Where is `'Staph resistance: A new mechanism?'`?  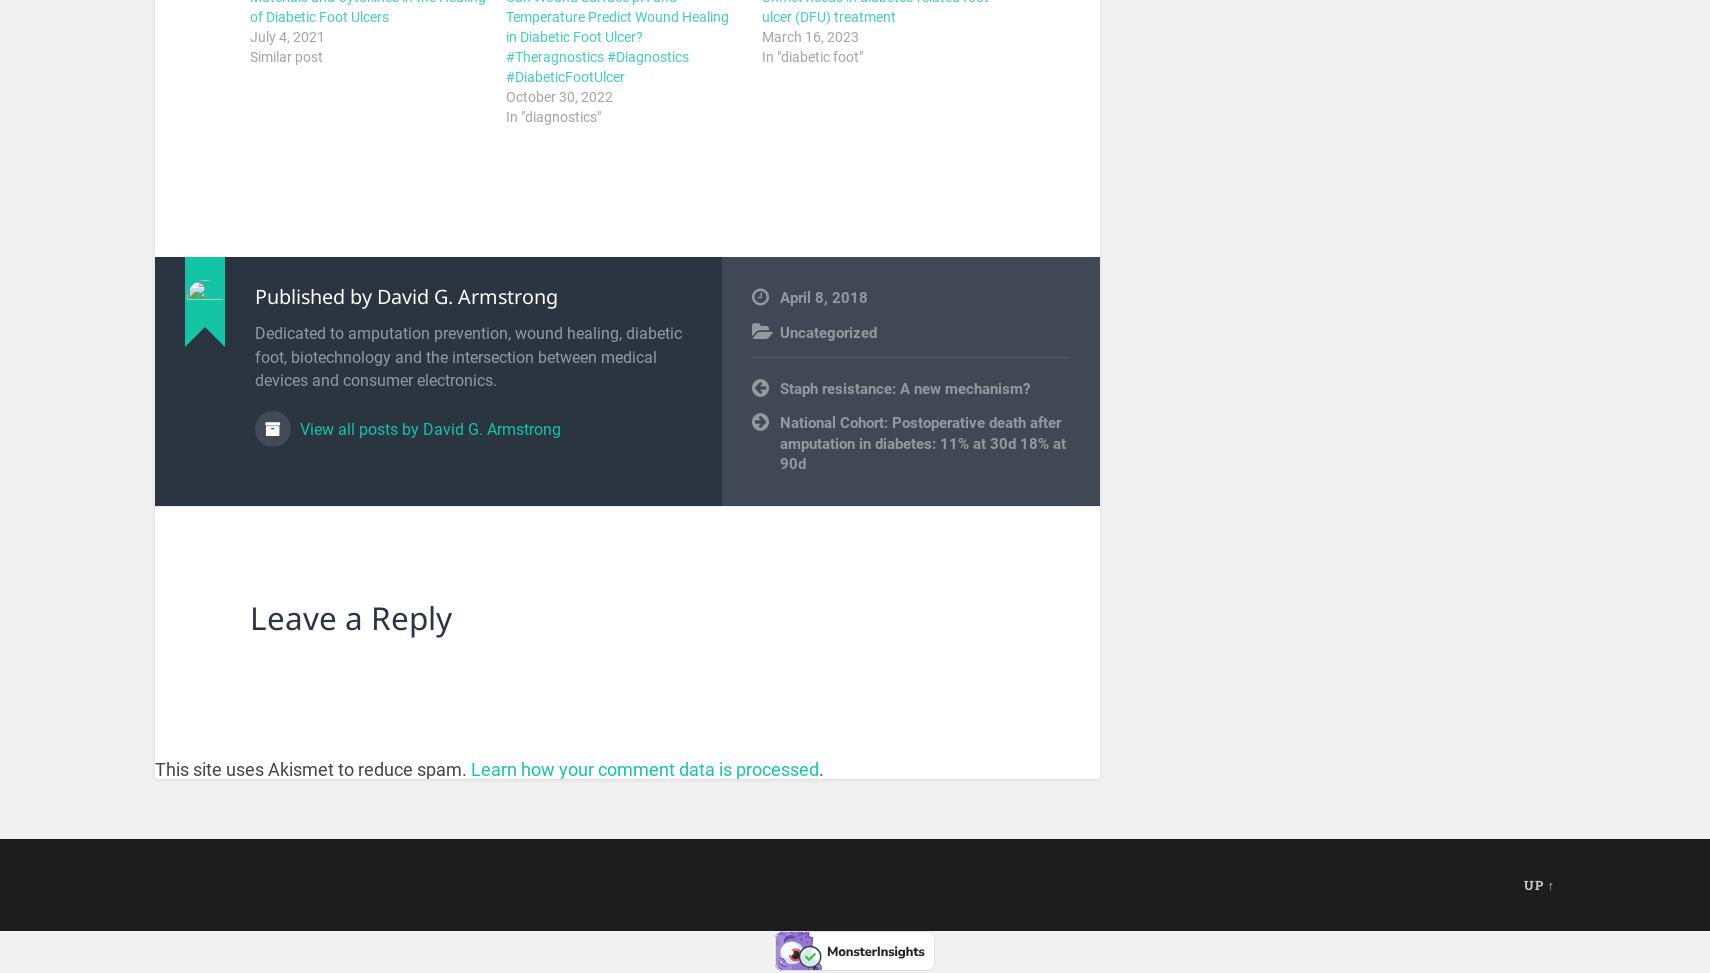
'Staph resistance: A new mechanism?' is located at coordinates (903, 387).